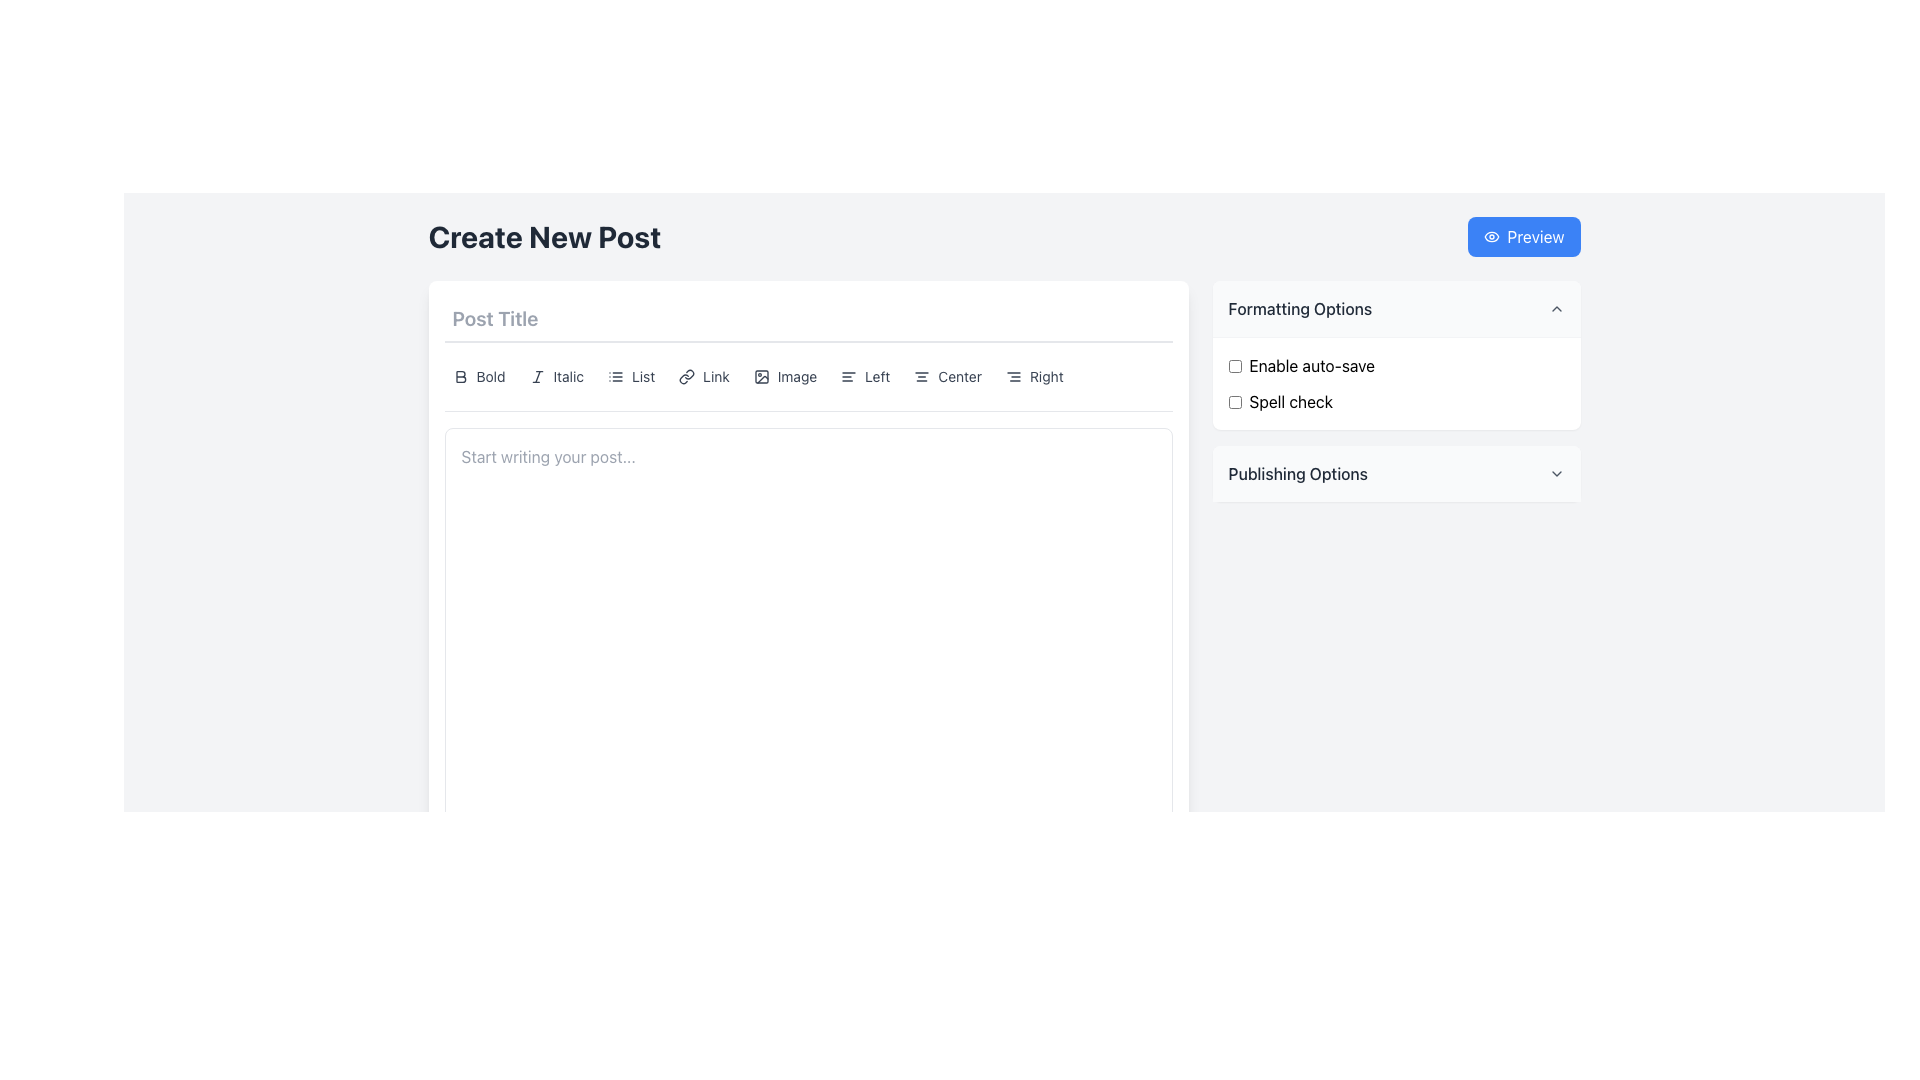 Image resolution: width=1920 pixels, height=1080 pixels. Describe the element at coordinates (1233, 401) in the screenshot. I see `the small square checkbox with rounded edges and a blue color accent located to the left of the 'Spell check' label in the 'Formatting Options' section` at that location.